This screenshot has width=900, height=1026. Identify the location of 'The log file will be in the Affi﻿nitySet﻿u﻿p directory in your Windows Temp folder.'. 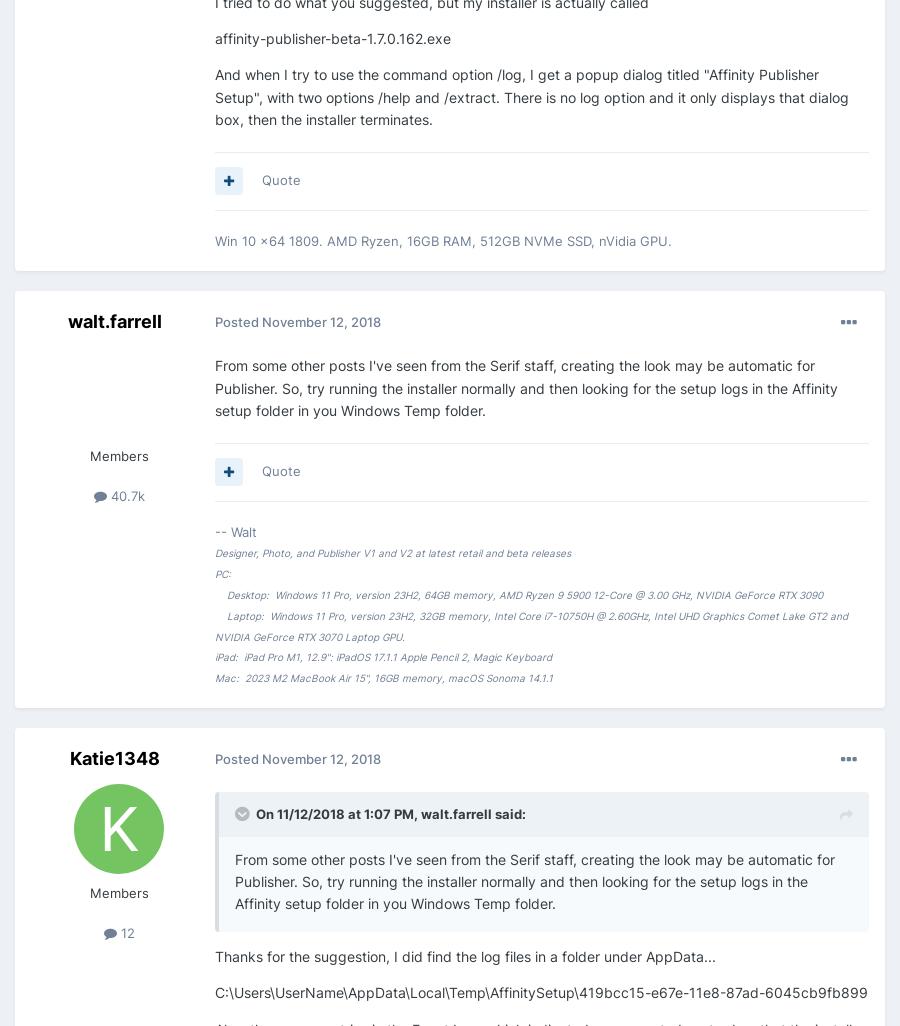
(486, 86).